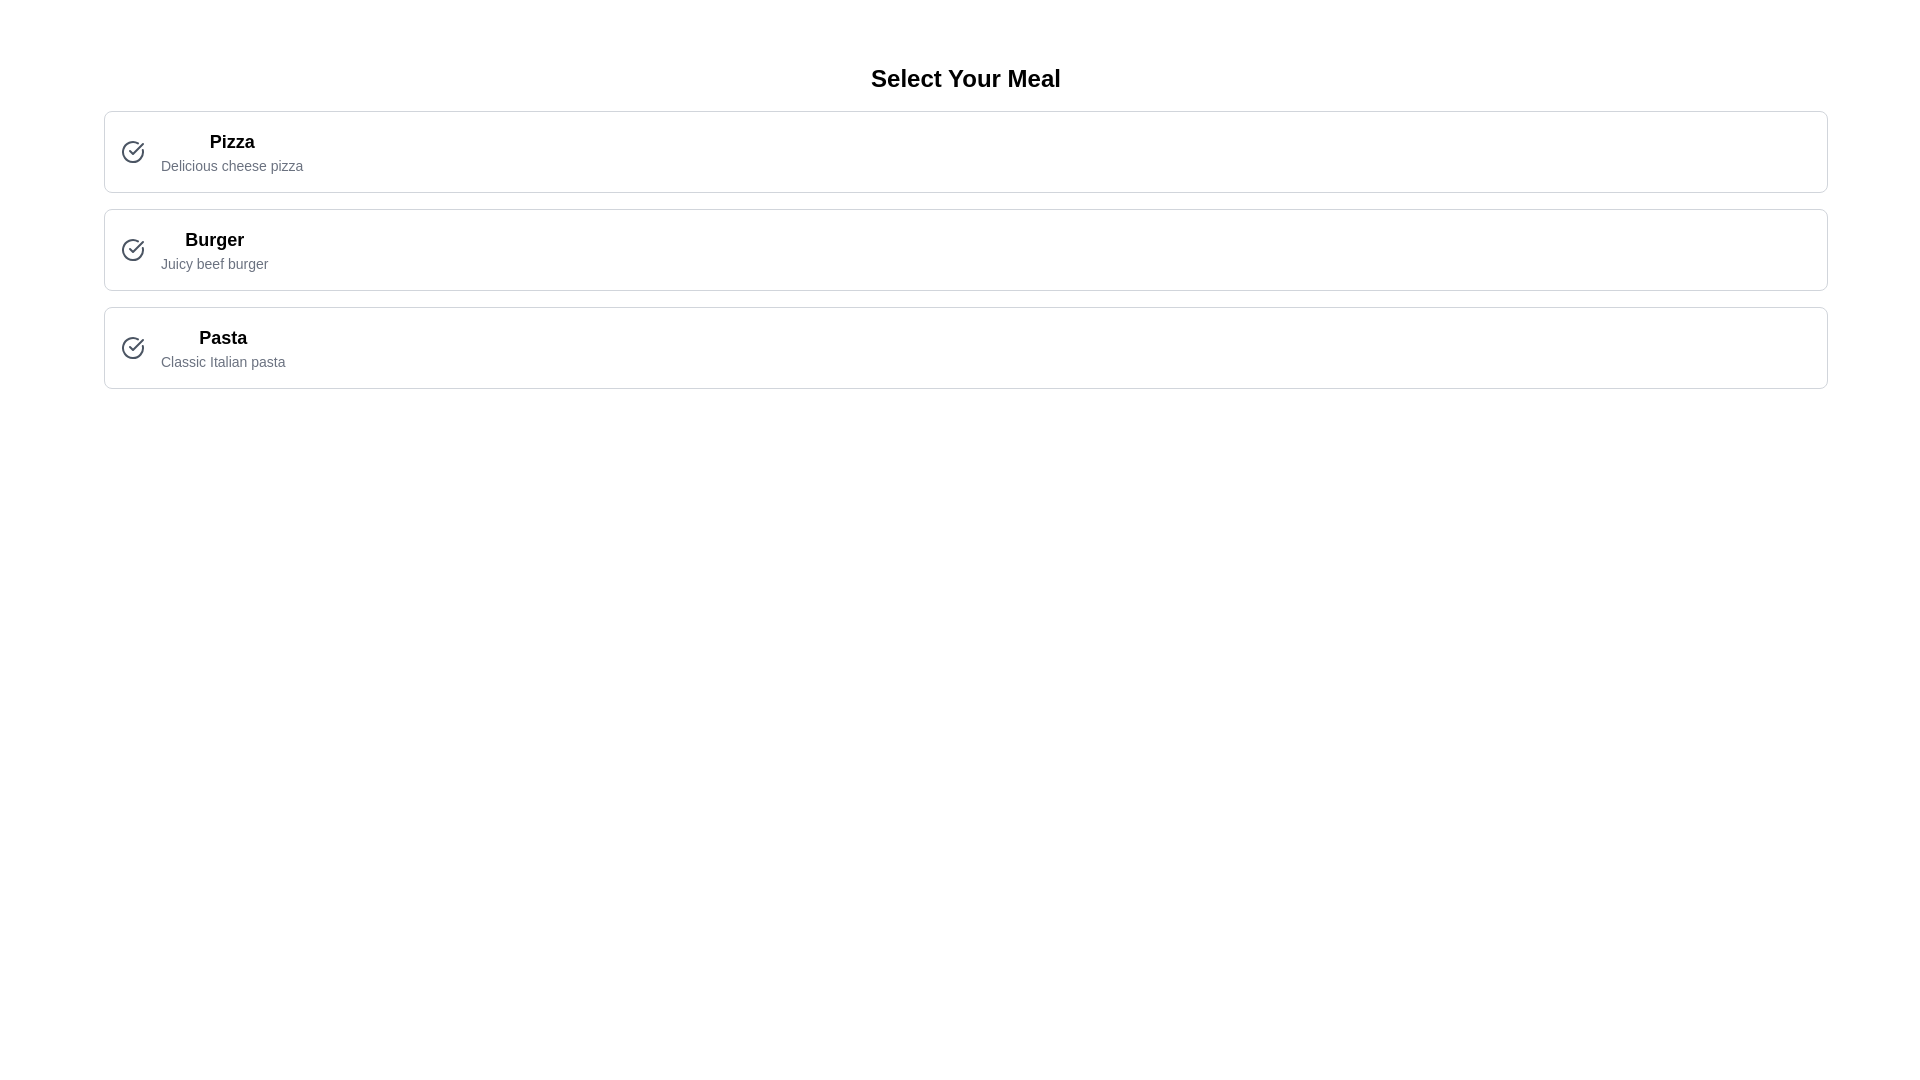 This screenshot has height=1080, width=1920. What do you see at coordinates (214, 249) in the screenshot?
I see `the middle text block component that represents a burger meal option in the vertically stacked list of meal options` at bounding box center [214, 249].